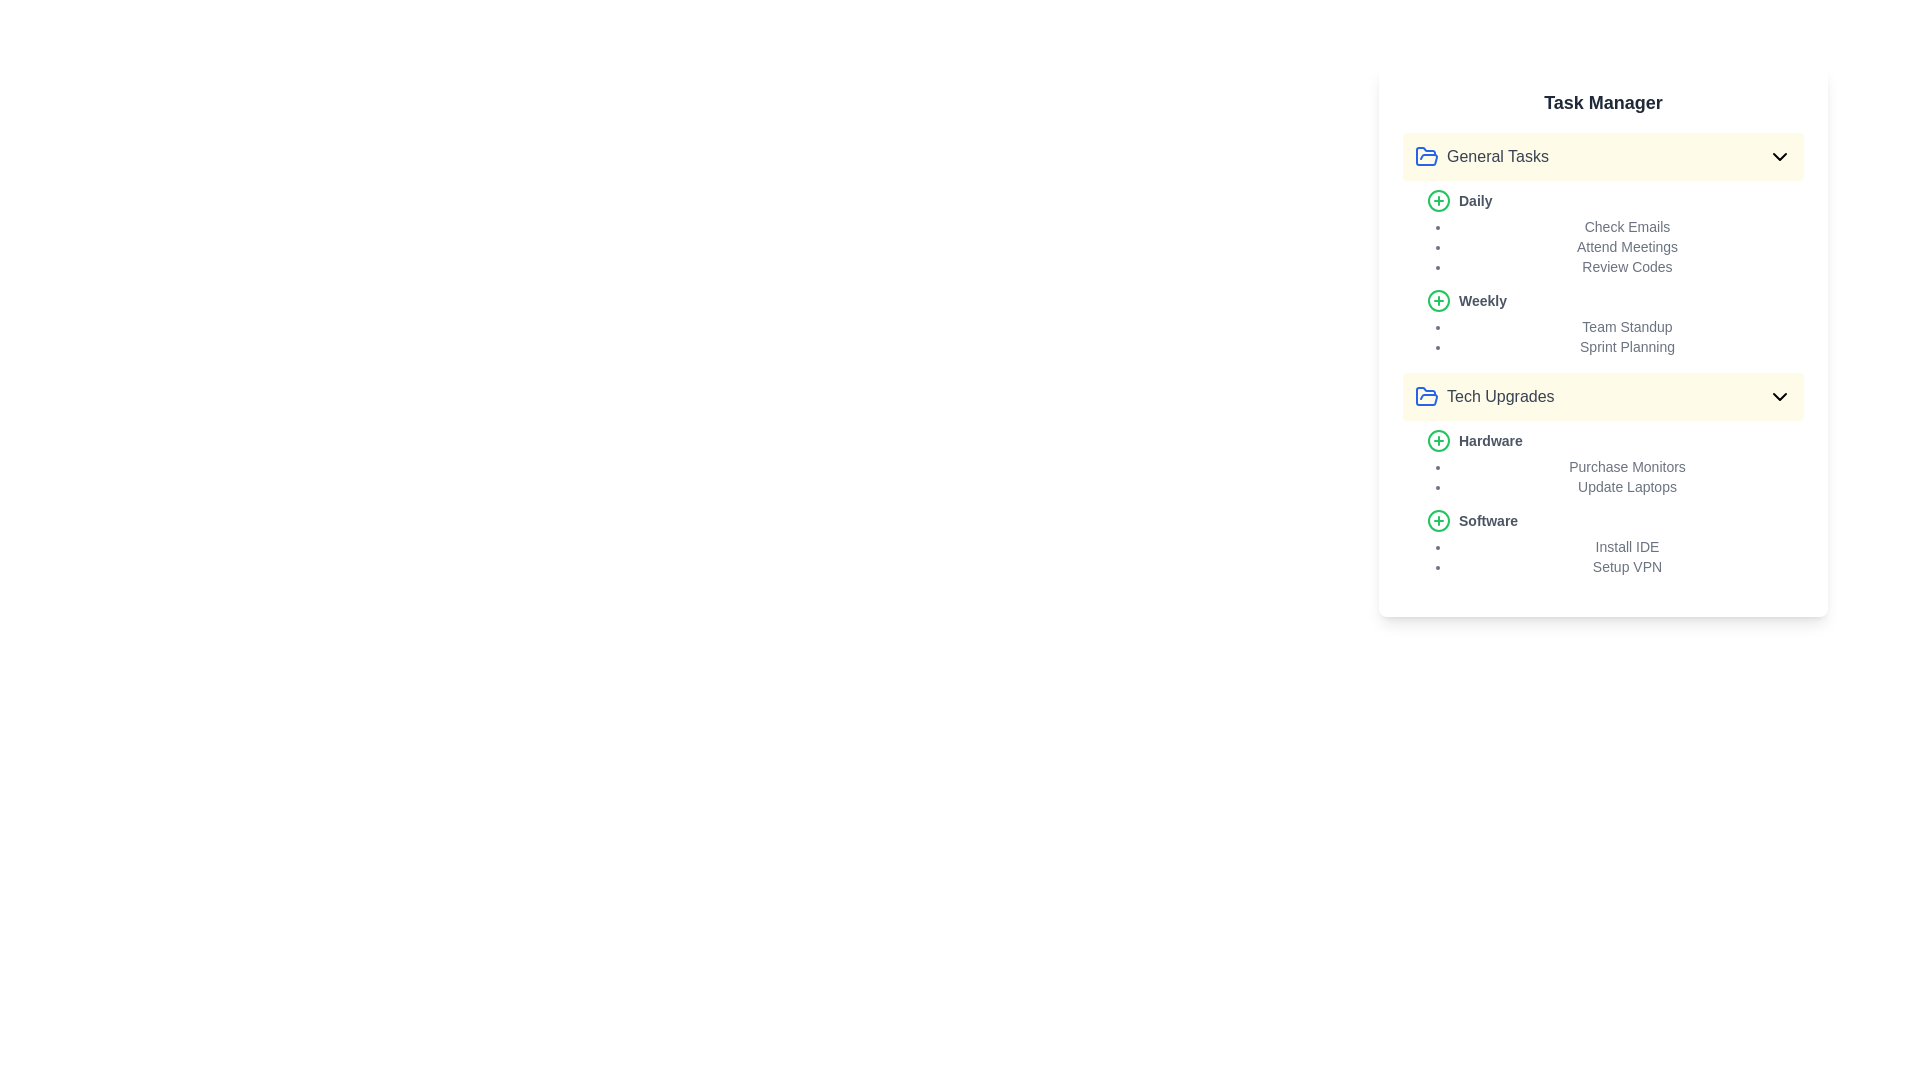  I want to click on the text label 'Check Emails' which is the first item in the 'Daily' bullet list of the task manager interface, so click(1627, 226).